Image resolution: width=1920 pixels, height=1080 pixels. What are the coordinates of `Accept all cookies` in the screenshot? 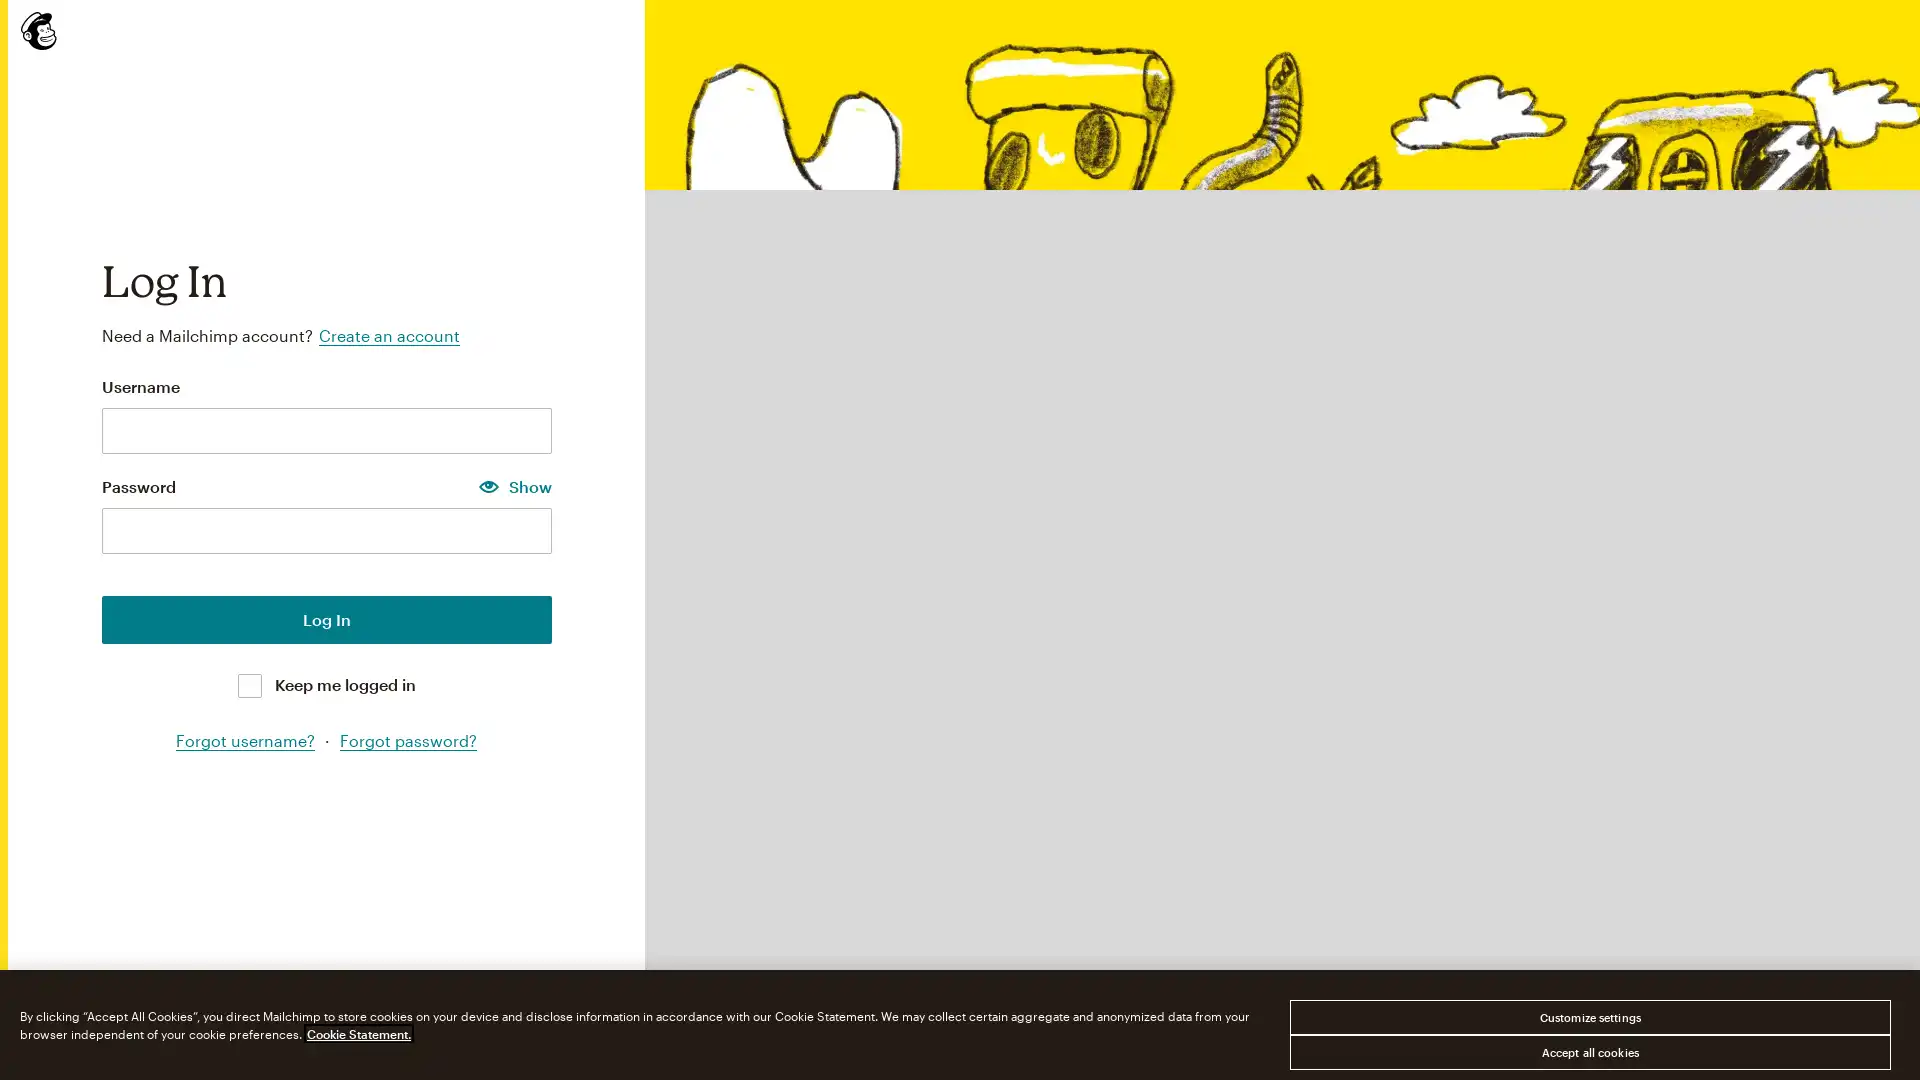 It's located at (1588, 1051).